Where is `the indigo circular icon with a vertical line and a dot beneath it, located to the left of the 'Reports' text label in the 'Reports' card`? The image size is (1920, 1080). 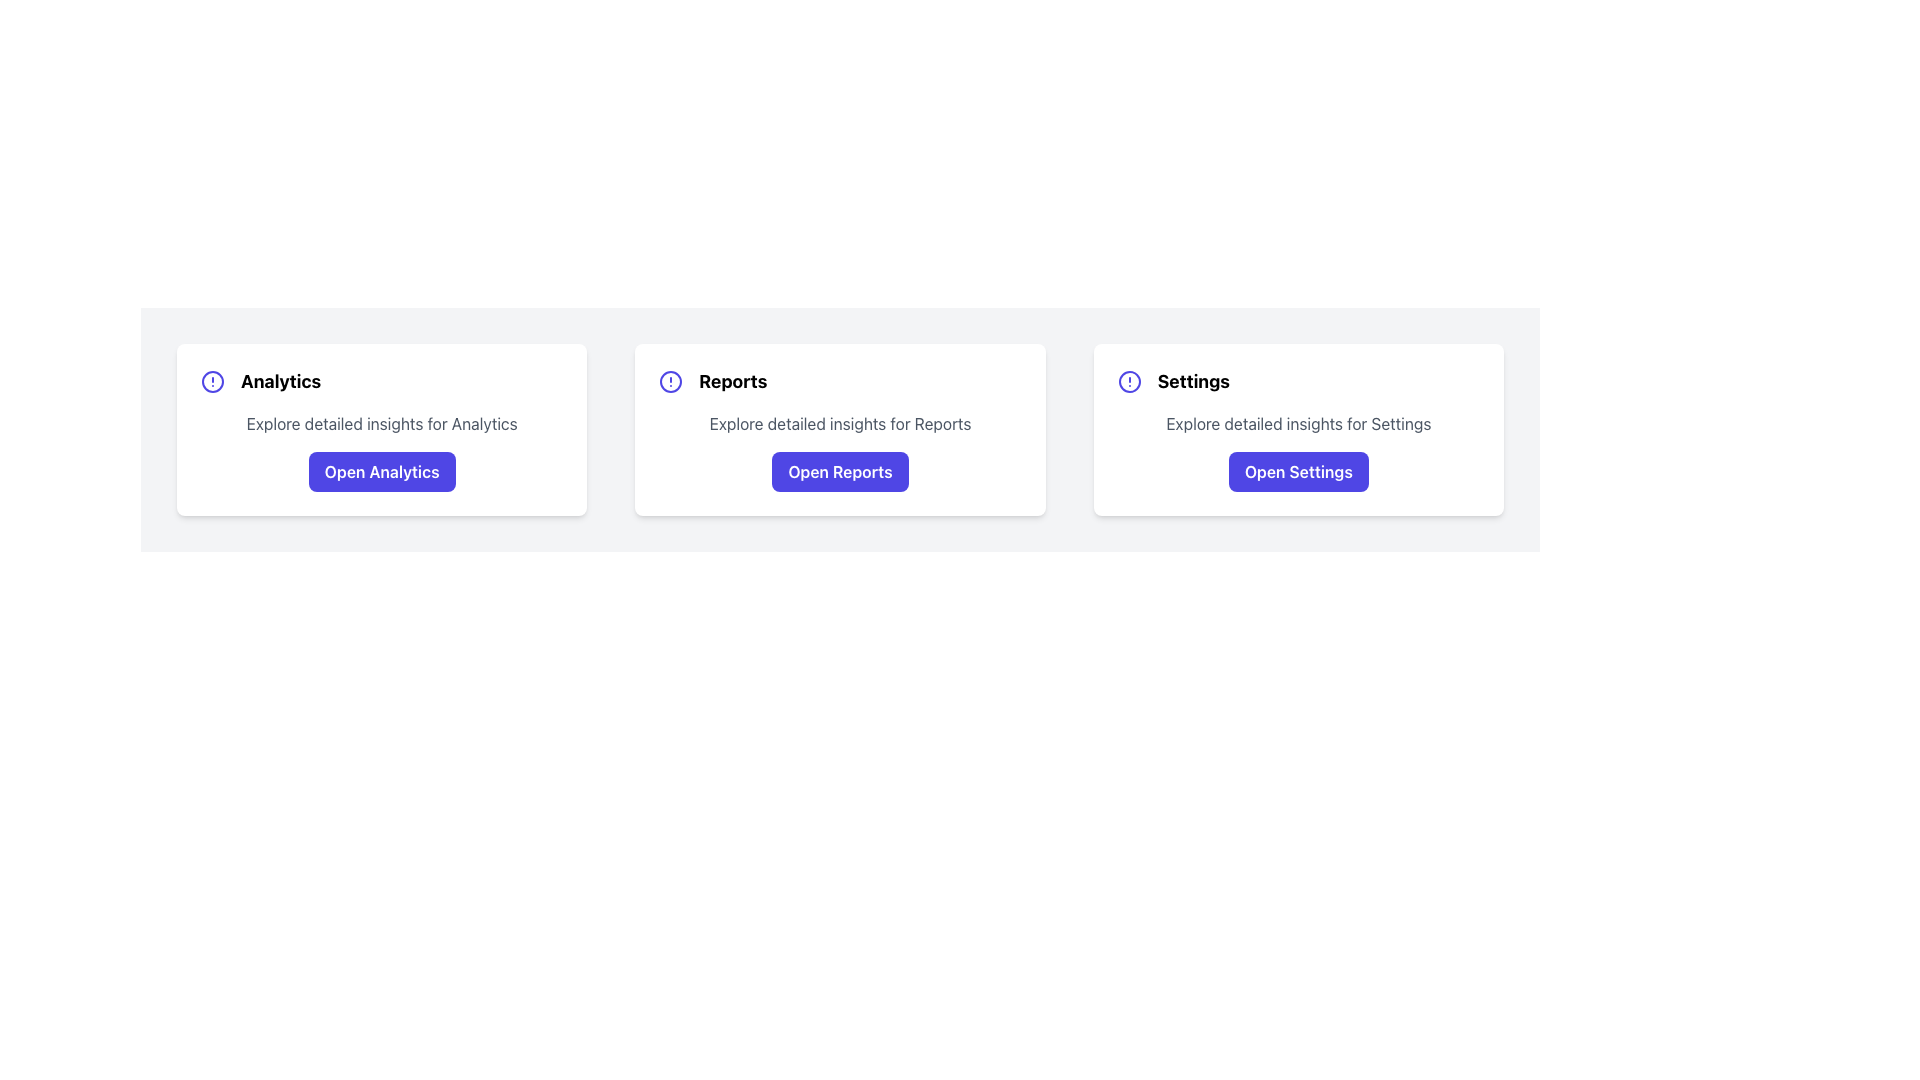
the indigo circular icon with a vertical line and a dot beneath it, located to the left of the 'Reports' text label in the 'Reports' card is located at coordinates (671, 381).